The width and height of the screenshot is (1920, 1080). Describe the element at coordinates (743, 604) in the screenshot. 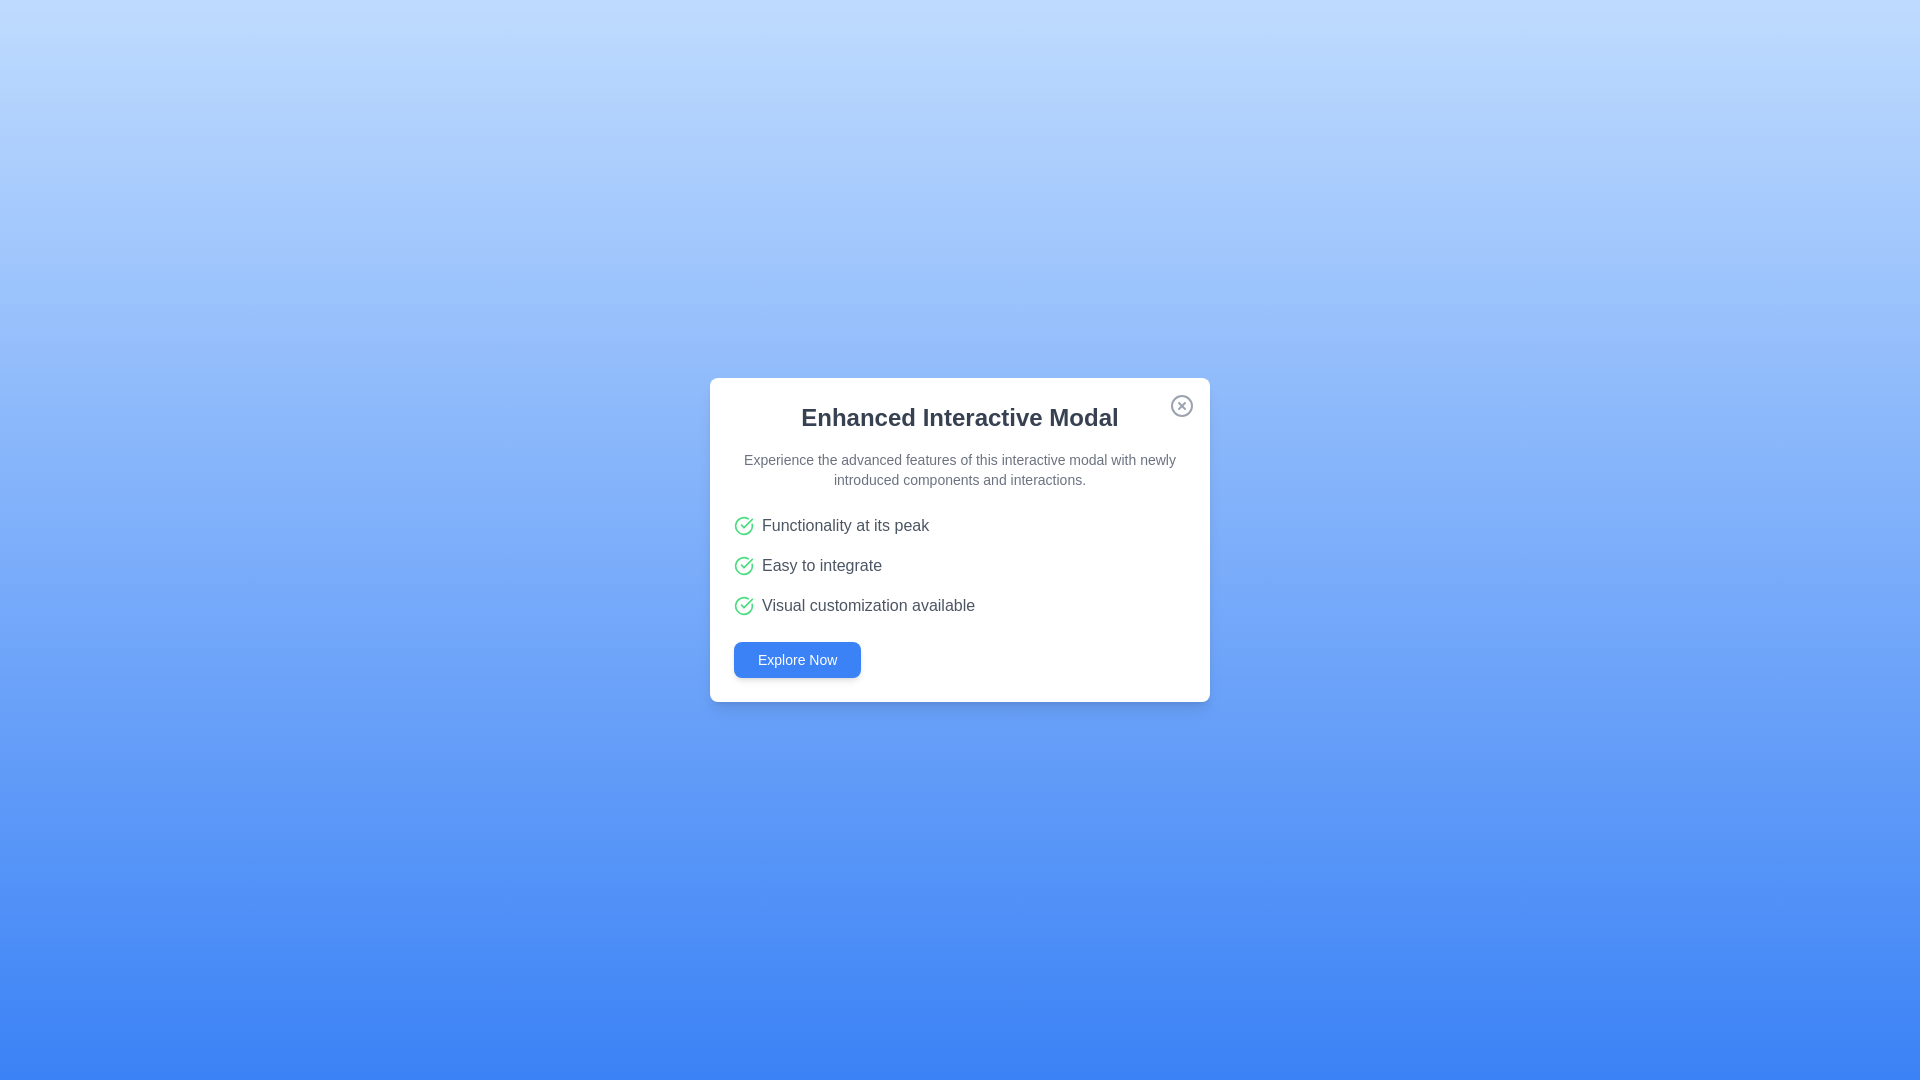

I see `the icon indicating the availability of 'Visual customization available' in the list under the title 'Enhanced Interactive Modal'` at that location.